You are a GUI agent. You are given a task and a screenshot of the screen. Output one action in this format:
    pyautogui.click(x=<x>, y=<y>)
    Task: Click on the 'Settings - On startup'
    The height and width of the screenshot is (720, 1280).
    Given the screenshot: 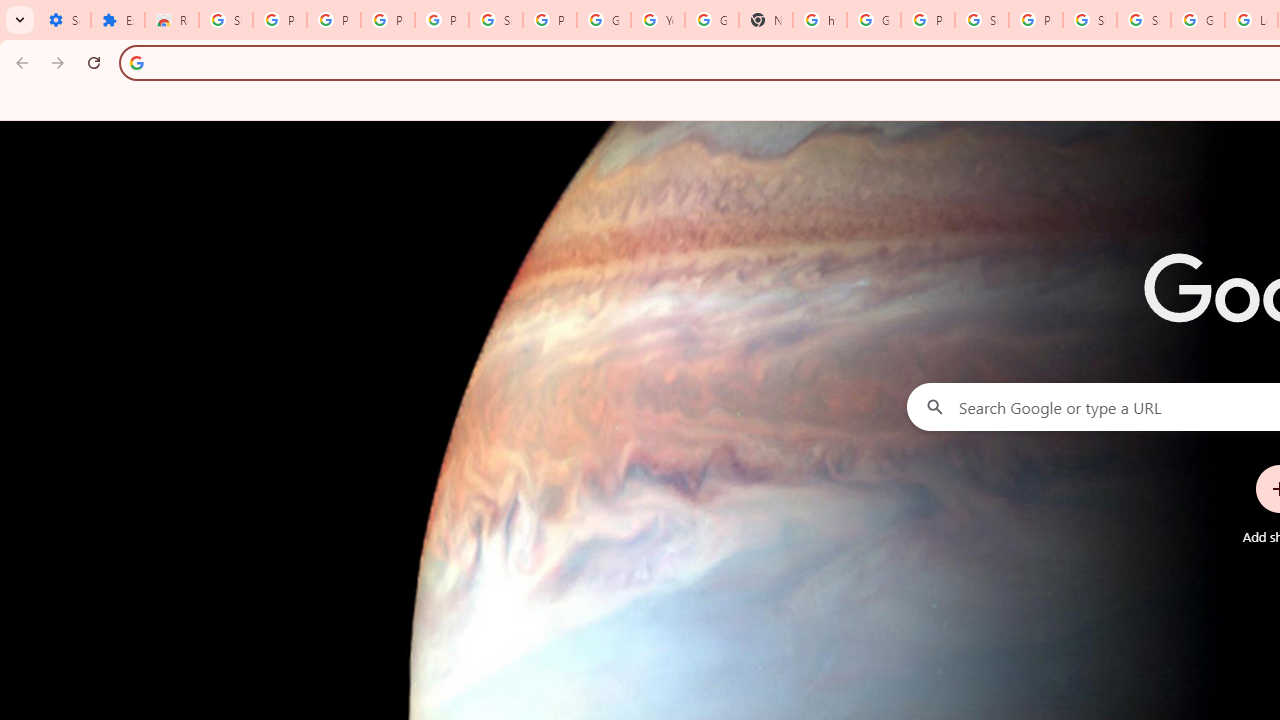 What is the action you would take?
    pyautogui.click(x=64, y=20)
    